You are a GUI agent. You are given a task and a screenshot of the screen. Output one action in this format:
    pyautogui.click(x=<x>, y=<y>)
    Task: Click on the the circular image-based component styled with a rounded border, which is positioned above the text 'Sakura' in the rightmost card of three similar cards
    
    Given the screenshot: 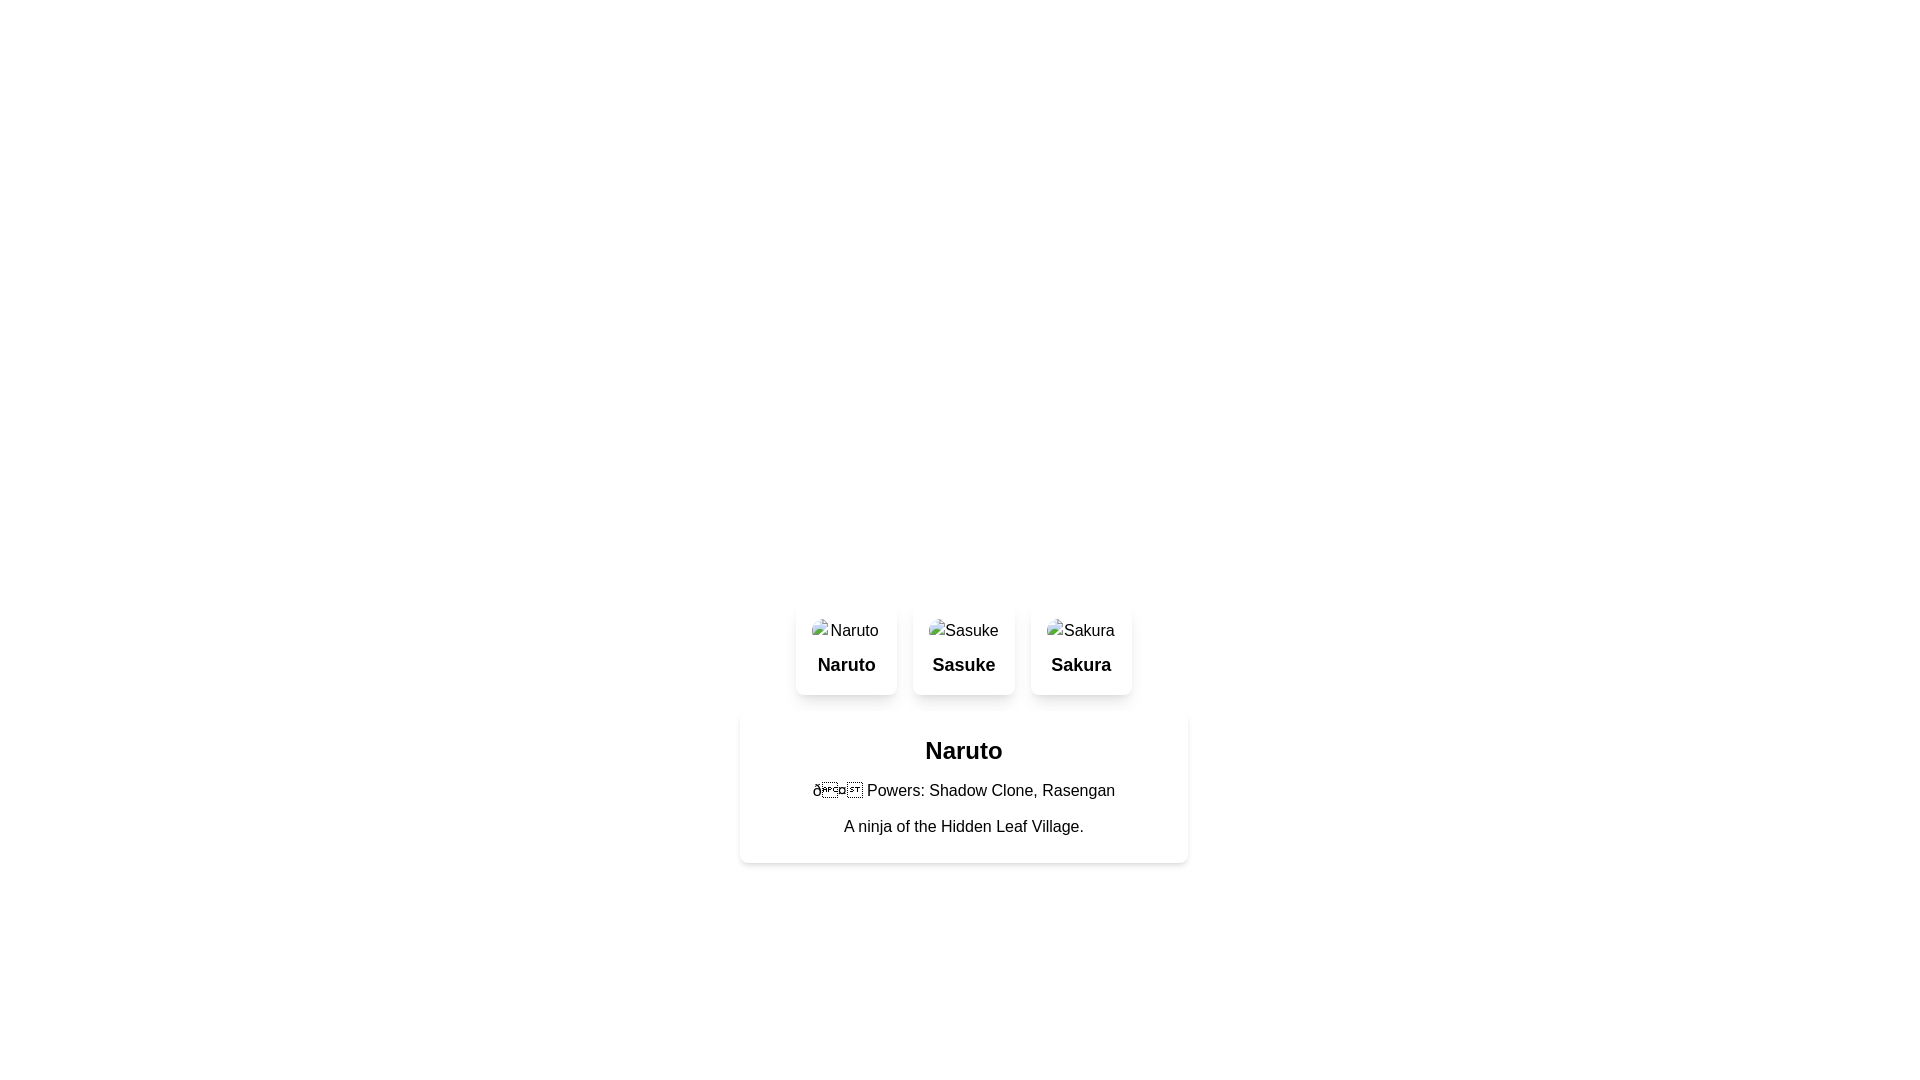 What is the action you would take?
    pyautogui.click(x=1080, y=631)
    